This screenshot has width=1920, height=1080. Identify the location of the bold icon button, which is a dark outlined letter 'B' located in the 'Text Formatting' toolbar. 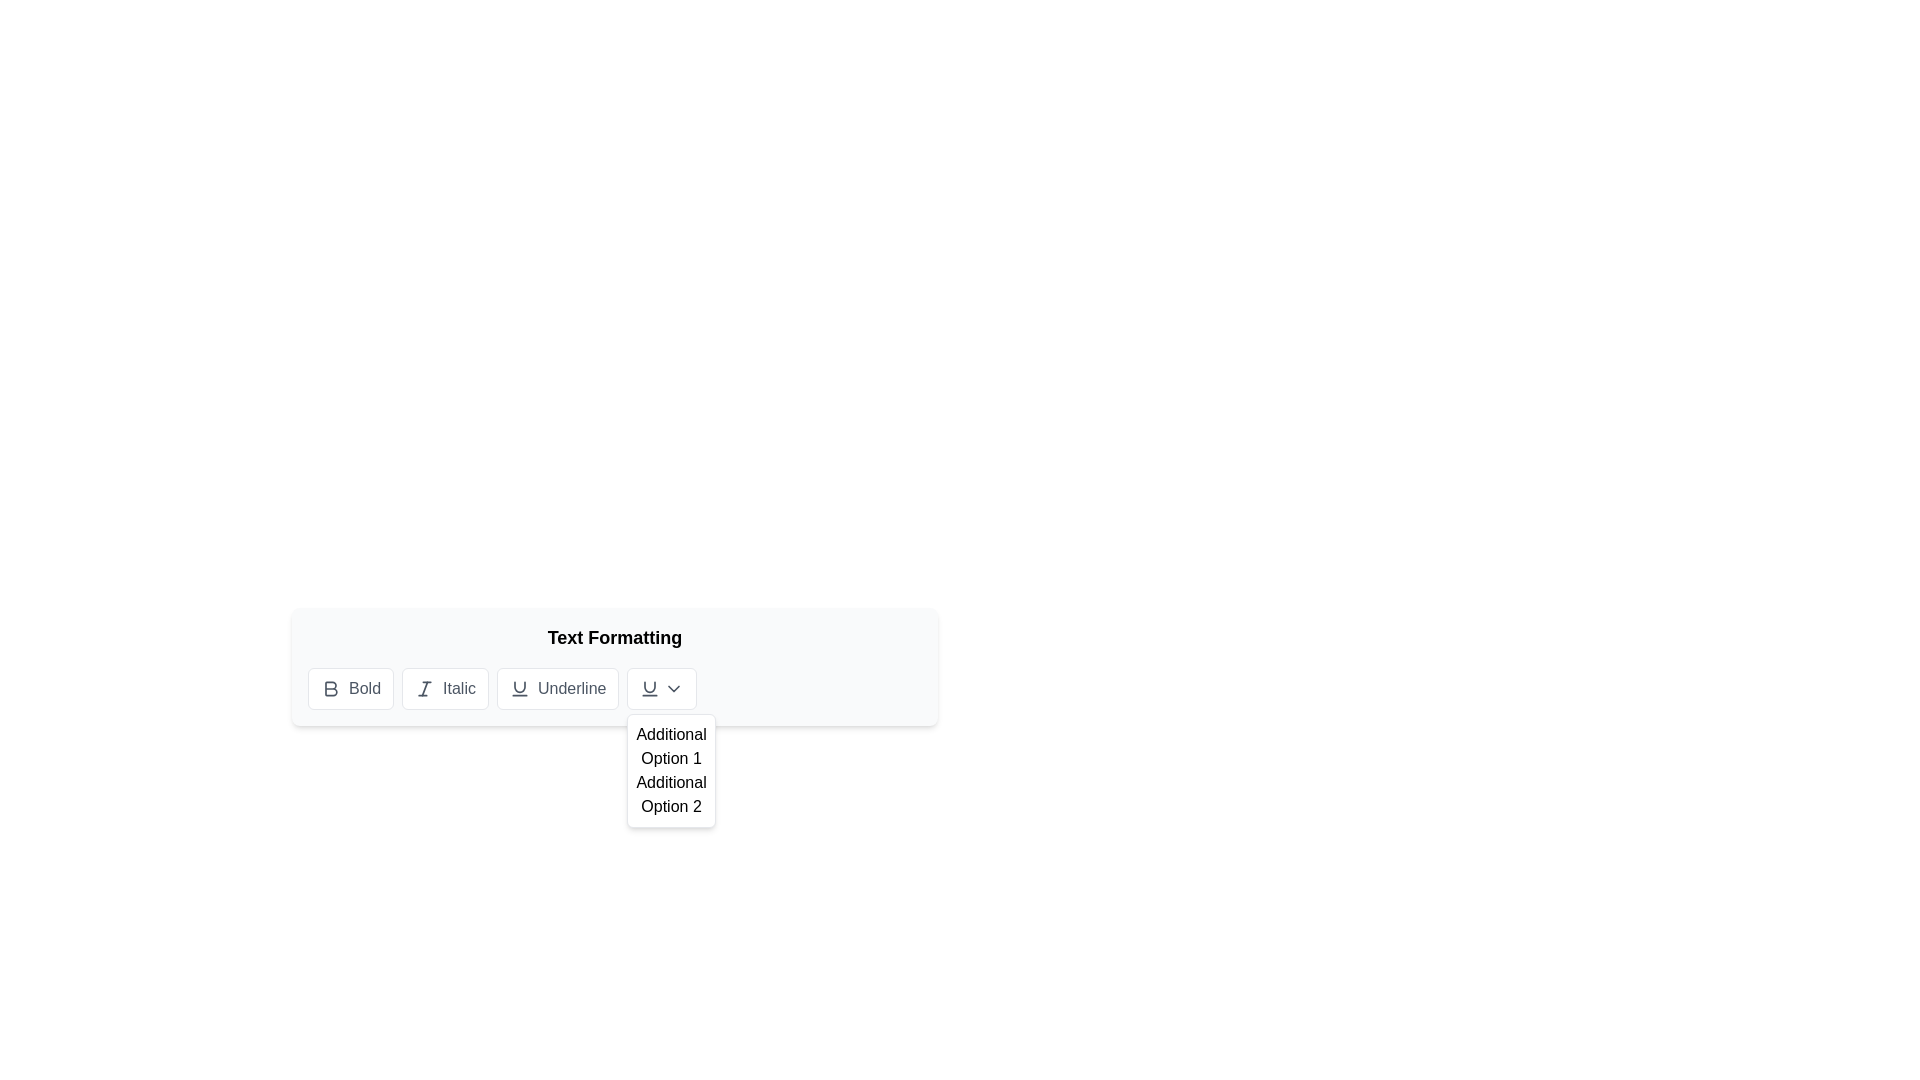
(331, 688).